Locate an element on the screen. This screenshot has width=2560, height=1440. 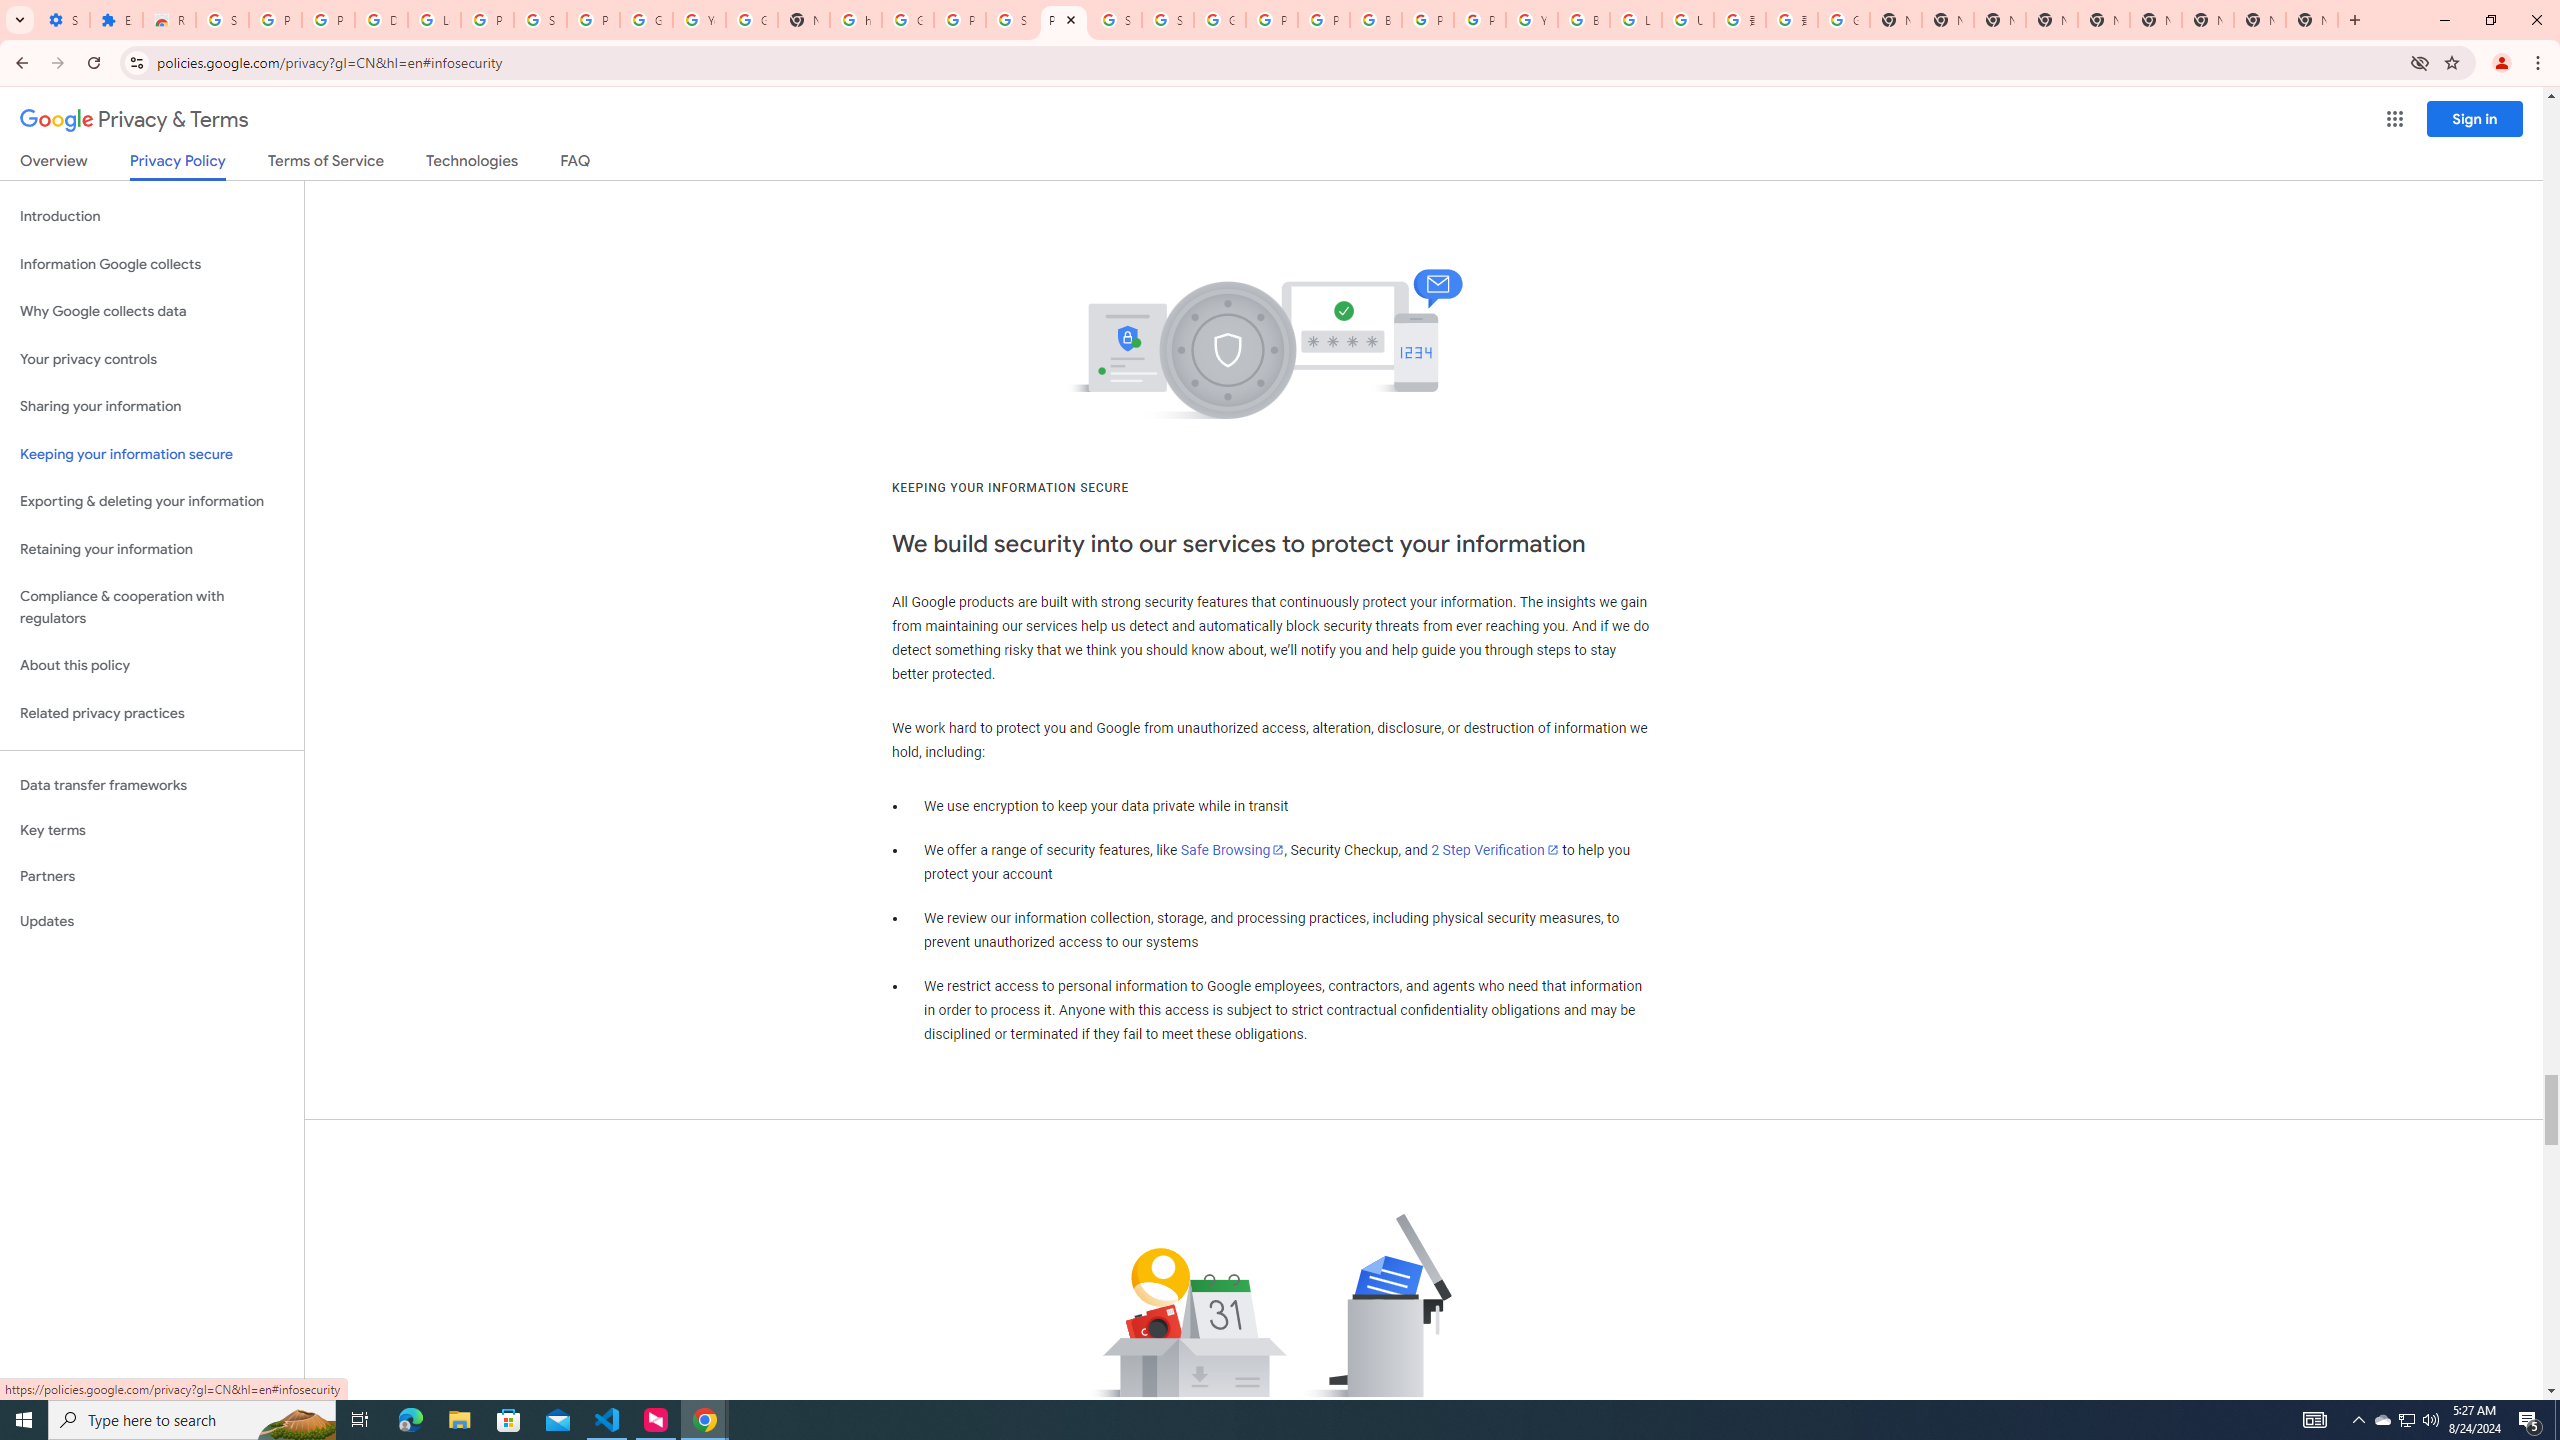
'Related privacy practices' is located at coordinates (151, 712).